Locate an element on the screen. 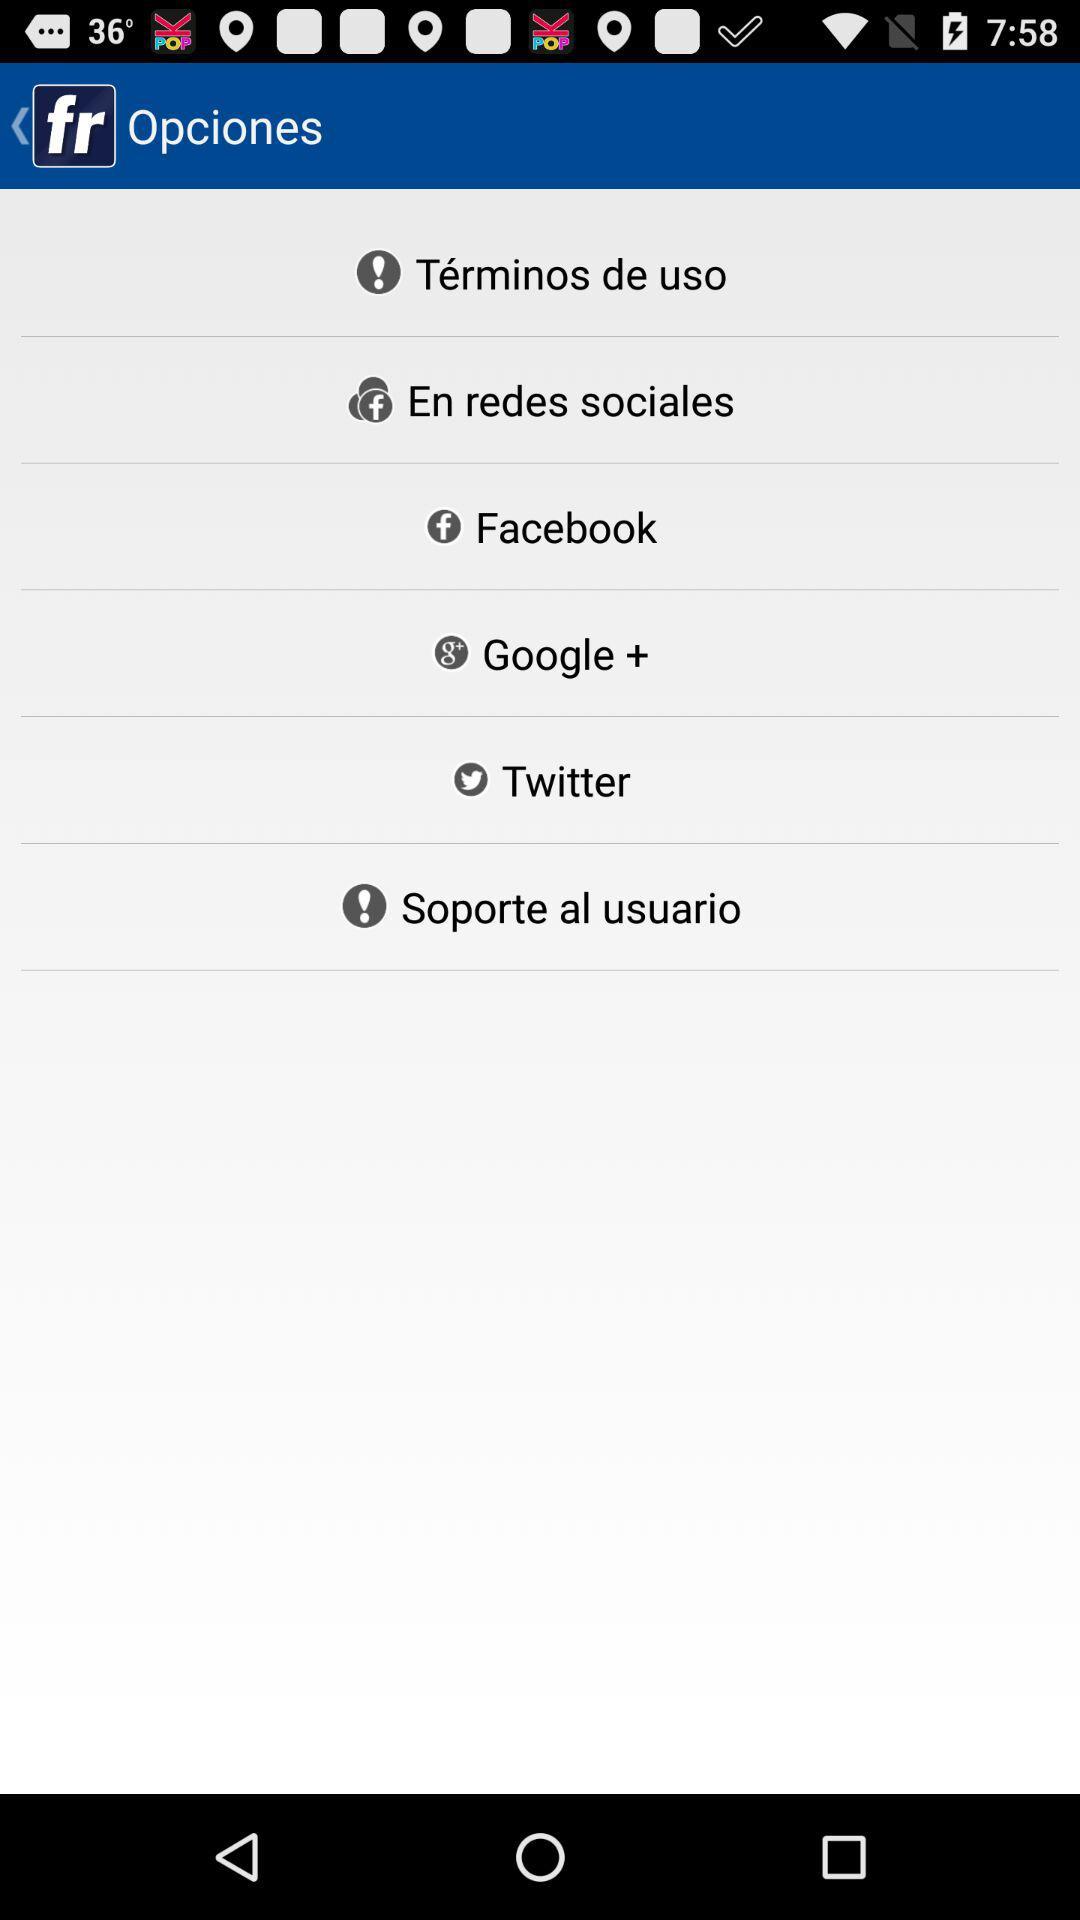 This screenshot has height=1920, width=1080. soporte al usuario item is located at coordinates (540, 905).